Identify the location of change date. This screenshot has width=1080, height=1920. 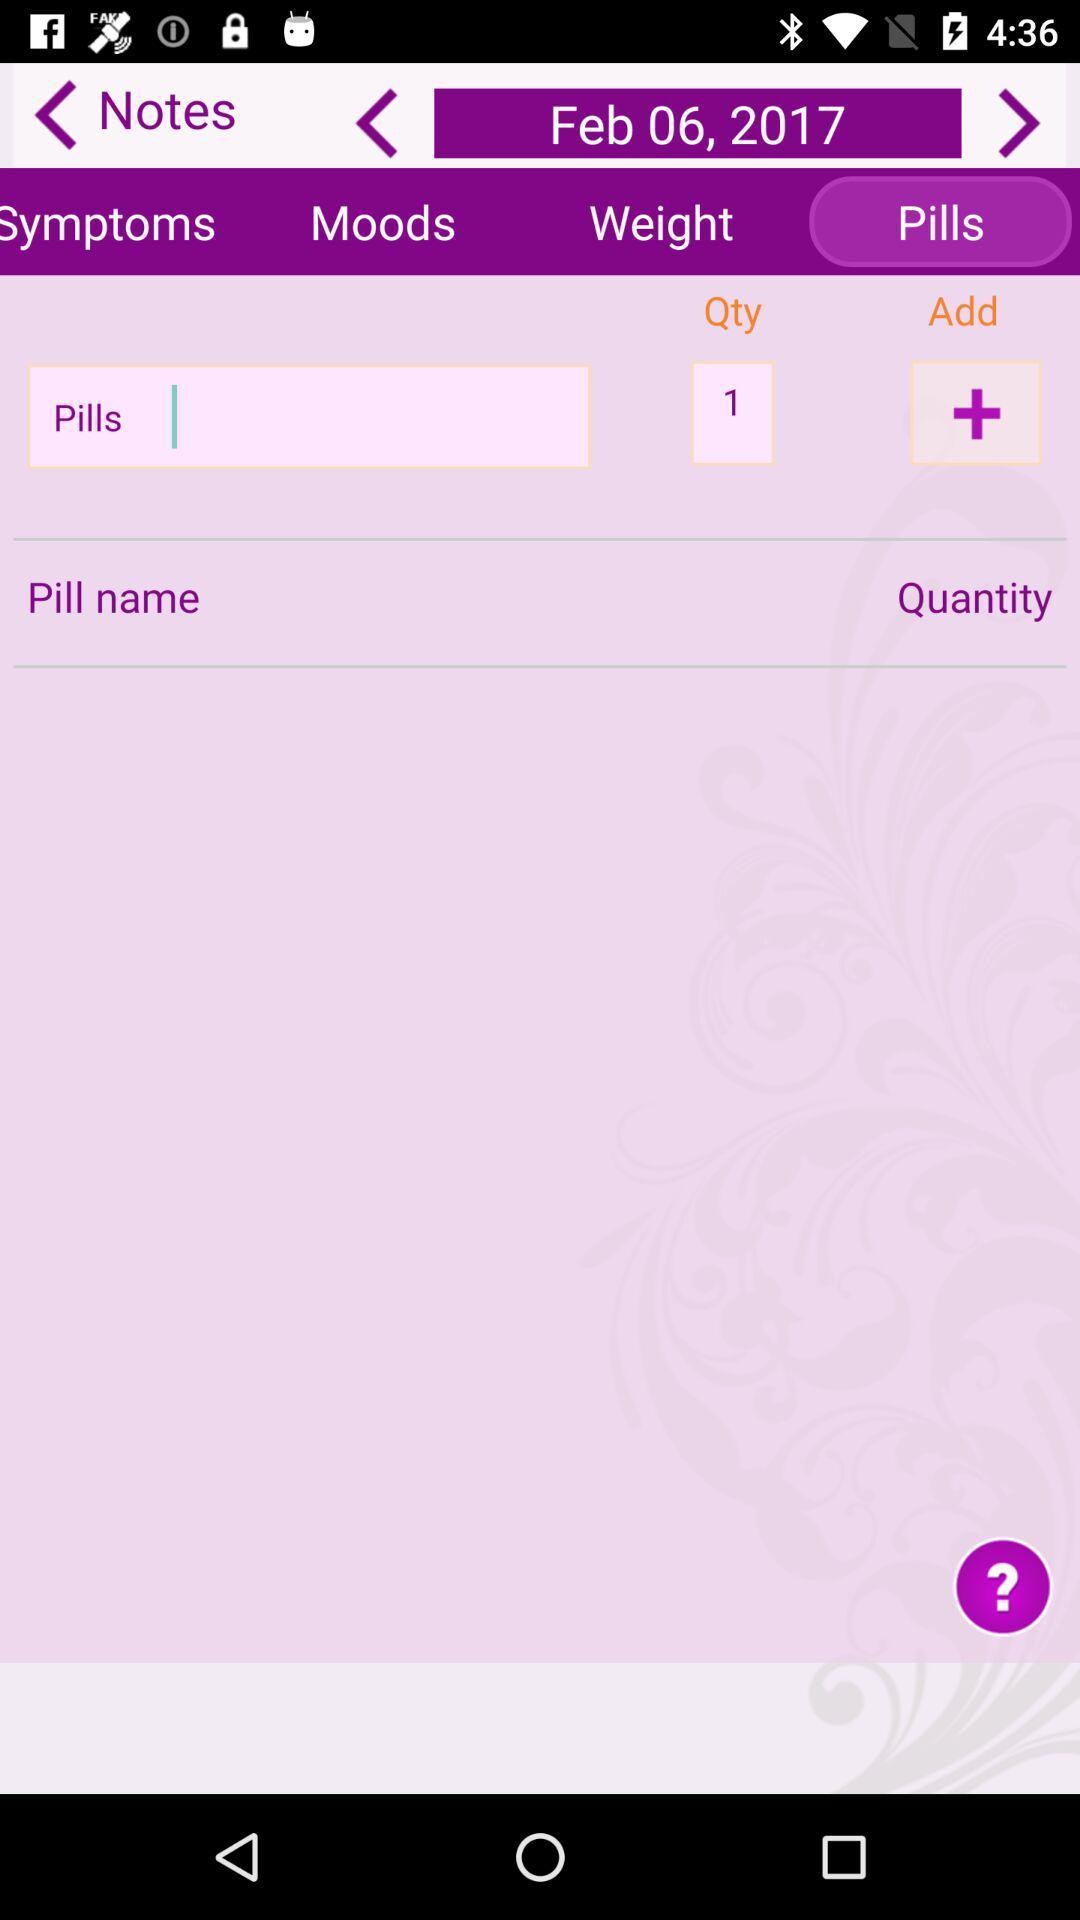
(1019, 122).